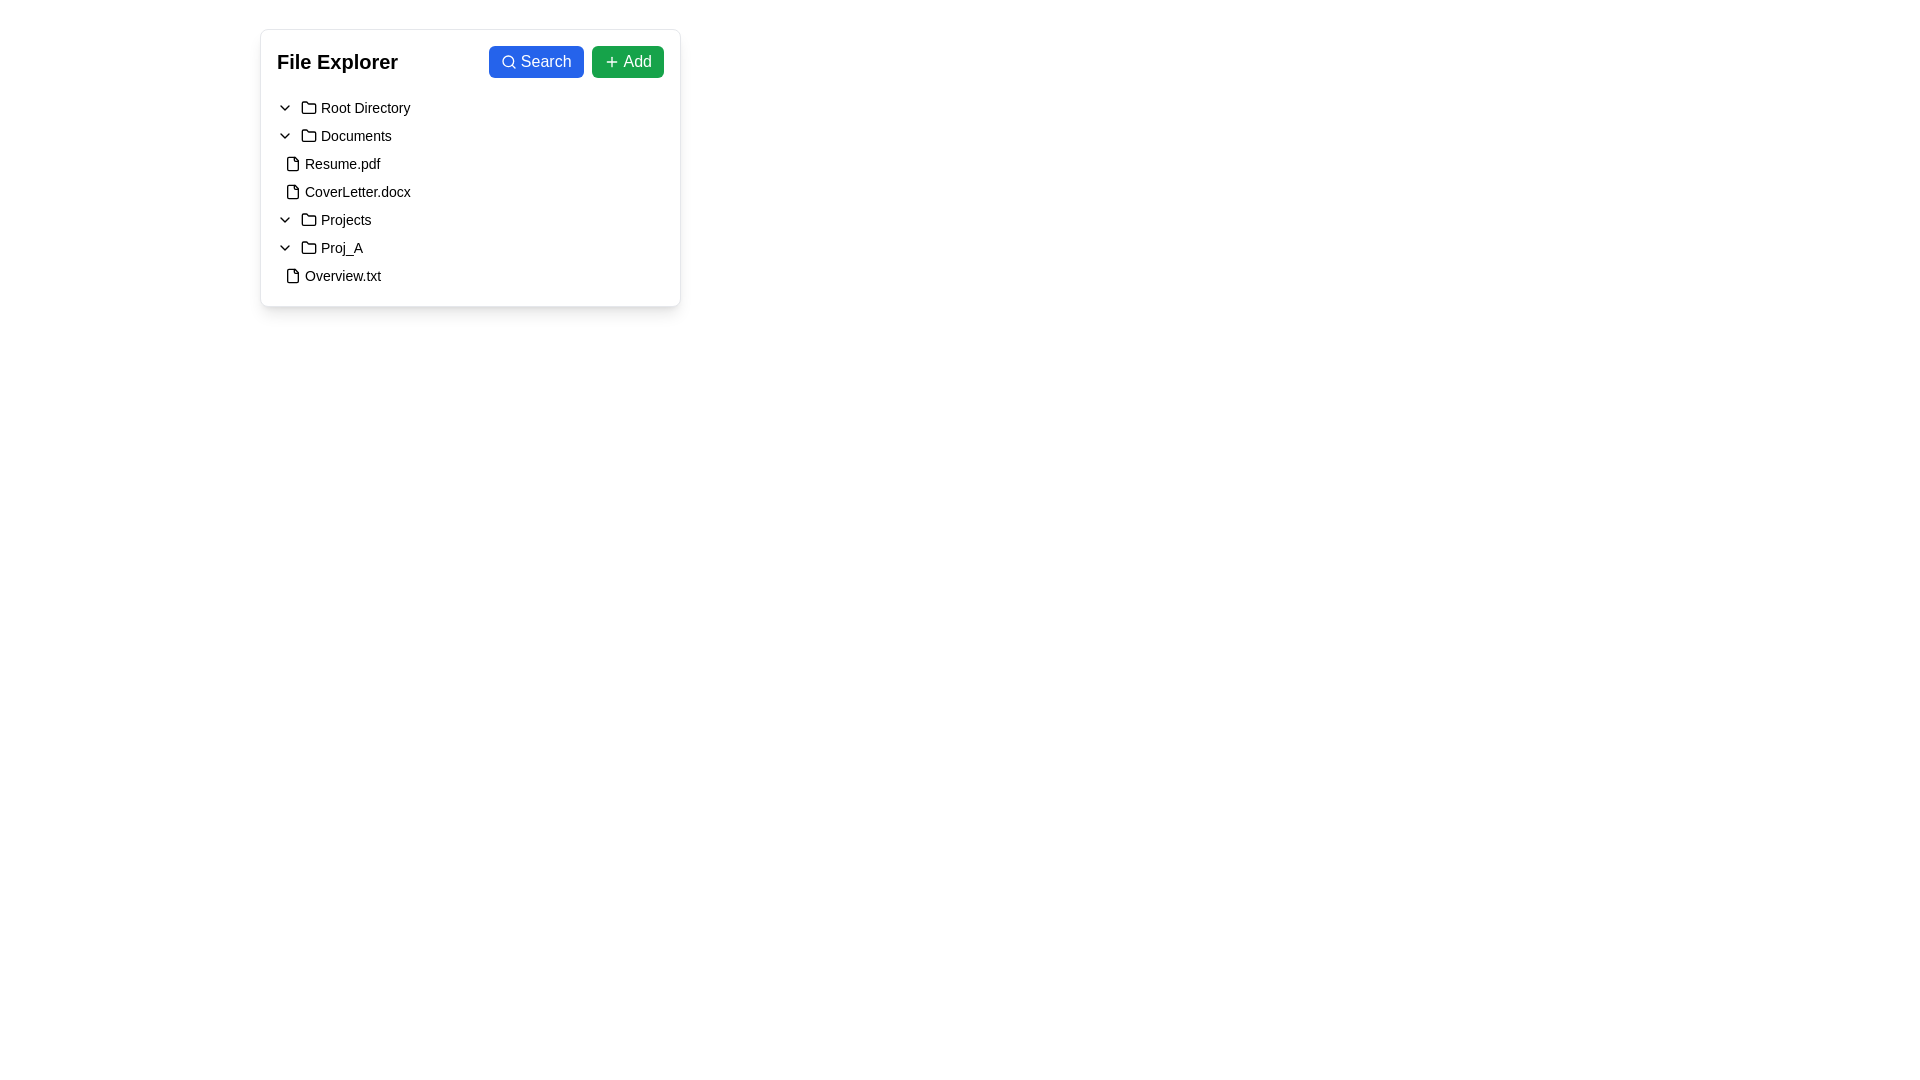 The image size is (1920, 1080). Describe the element at coordinates (575, 60) in the screenshot. I see `the 'Search' button located in the button group at the top-center of the 'File Explorer' section to initiate a search process` at that location.